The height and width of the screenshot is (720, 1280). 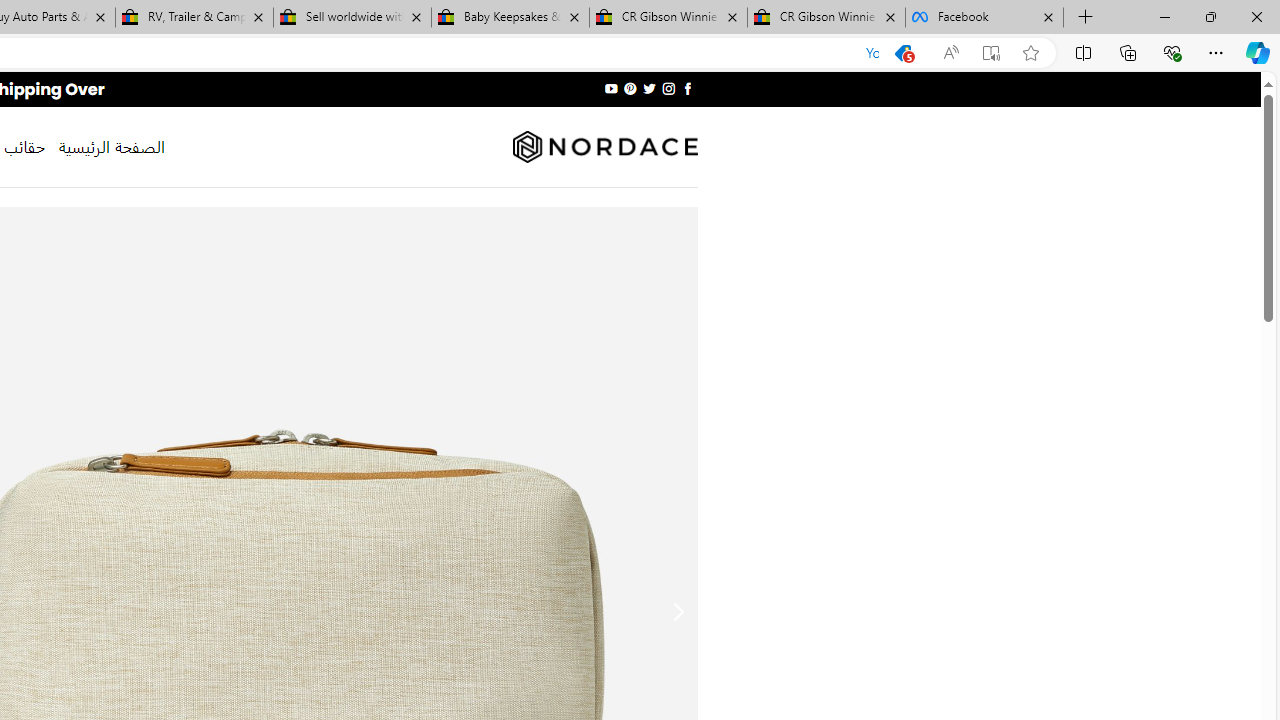 I want to click on 'Follow on Twitter', so click(x=648, y=88).